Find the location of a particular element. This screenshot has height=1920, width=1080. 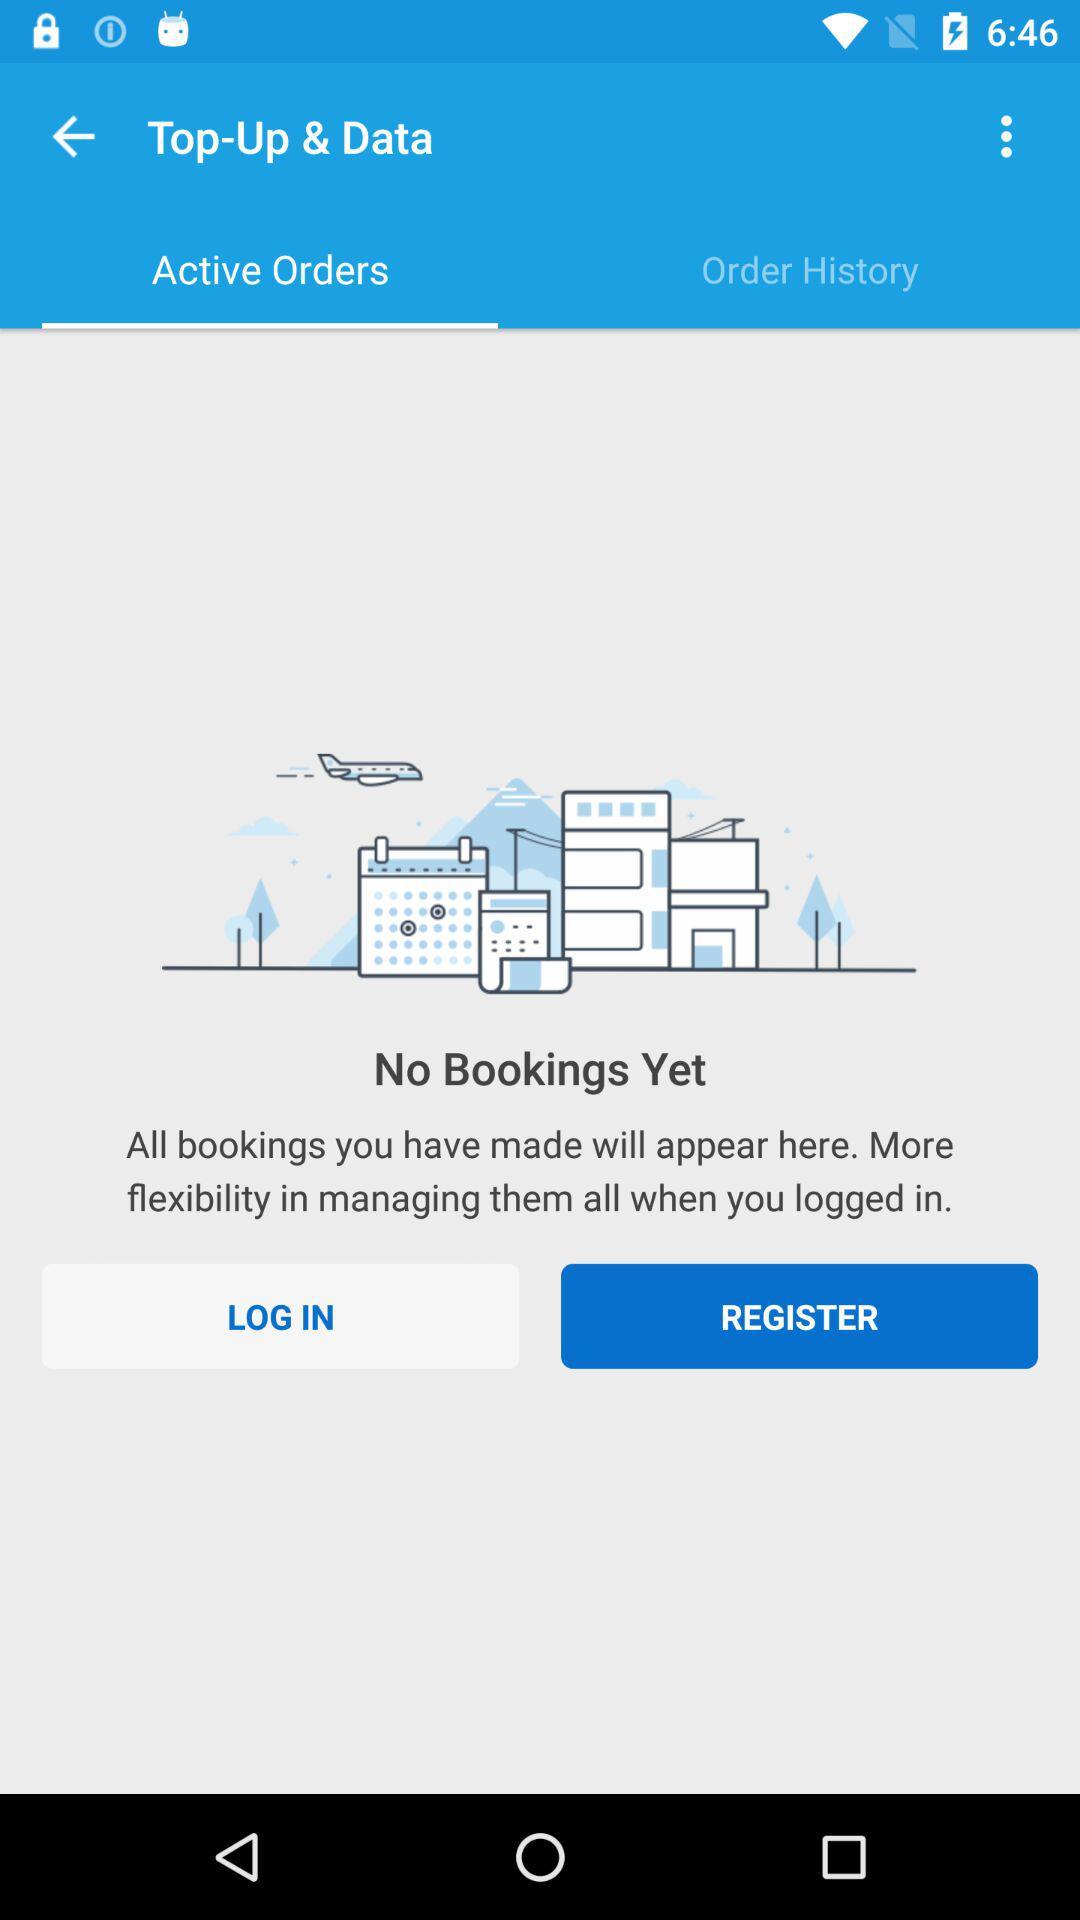

register is located at coordinates (798, 1316).